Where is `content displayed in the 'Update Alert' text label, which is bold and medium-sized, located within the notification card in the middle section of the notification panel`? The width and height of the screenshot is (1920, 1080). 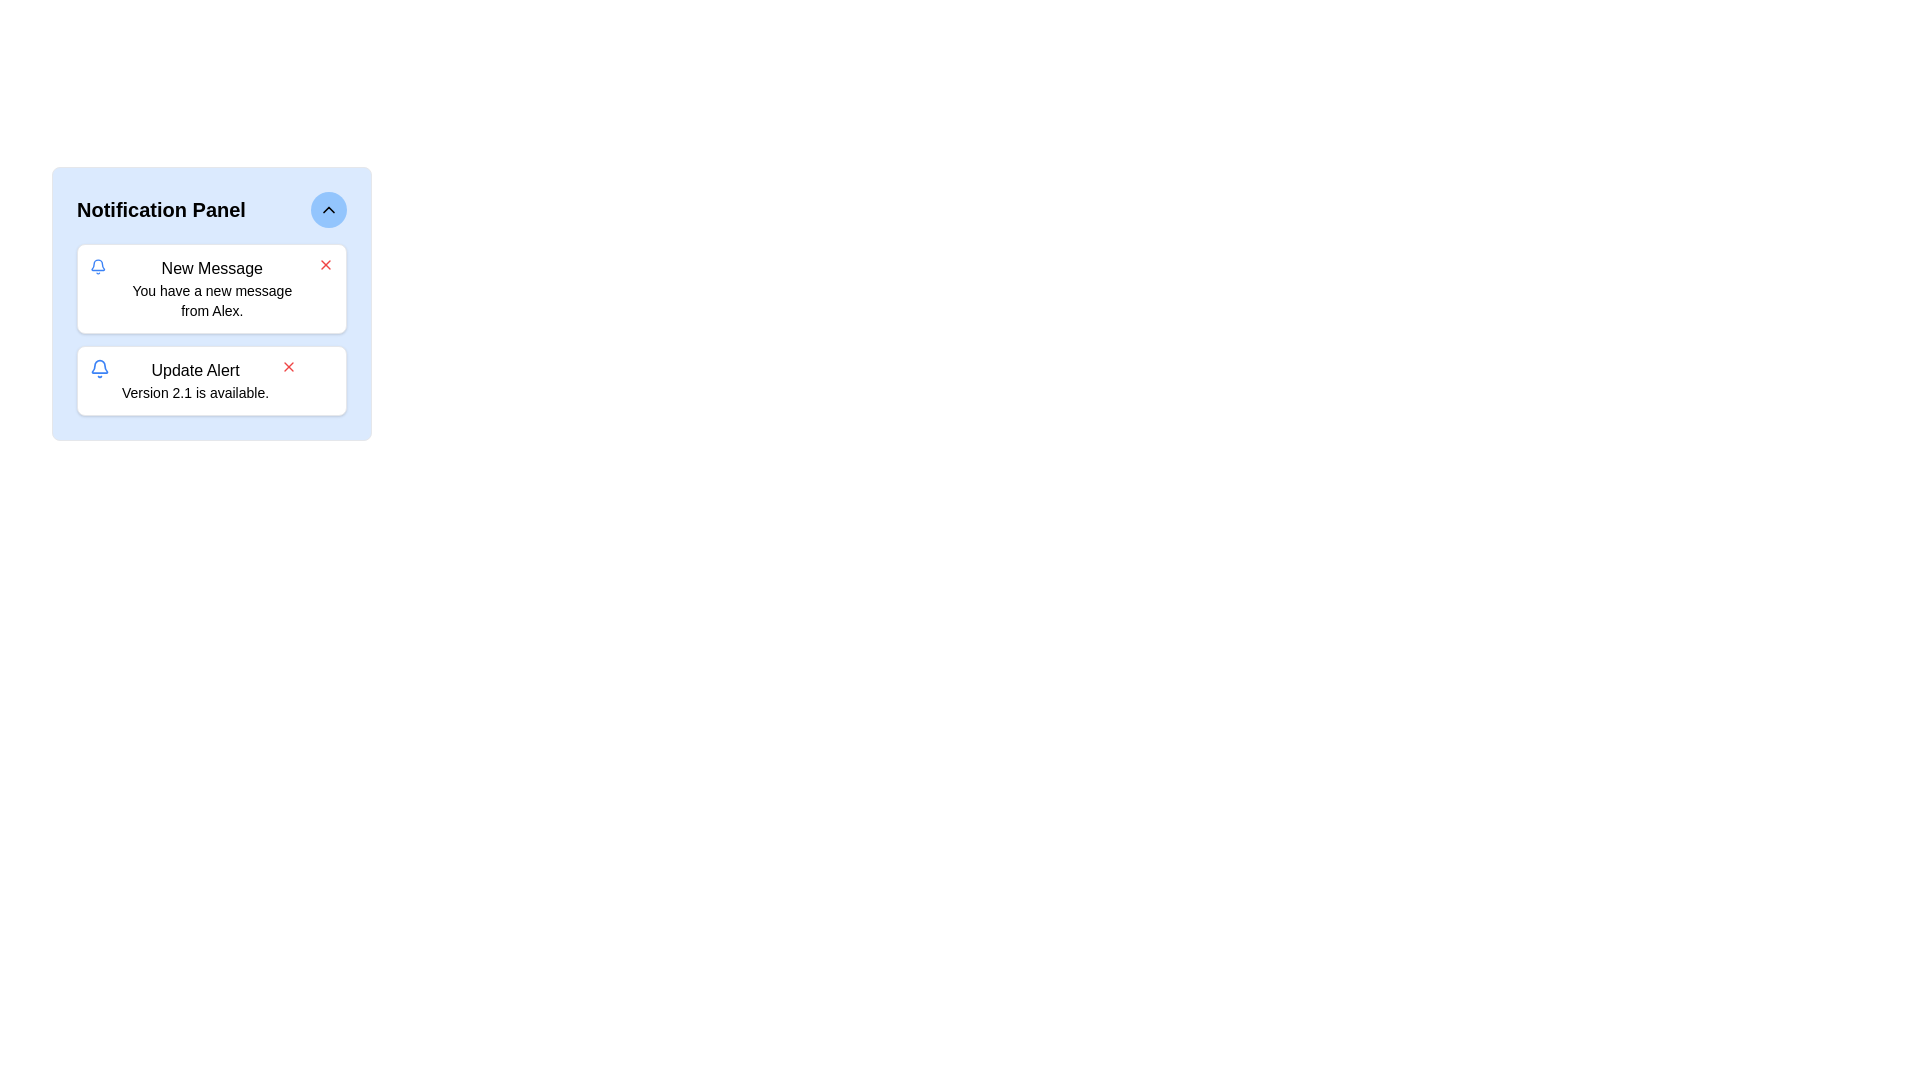 content displayed in the 'Update Alert' text label, which is bold and medium-sized, located within the notification card in the middle section of the notification panel is located at coordinates (195, 370).